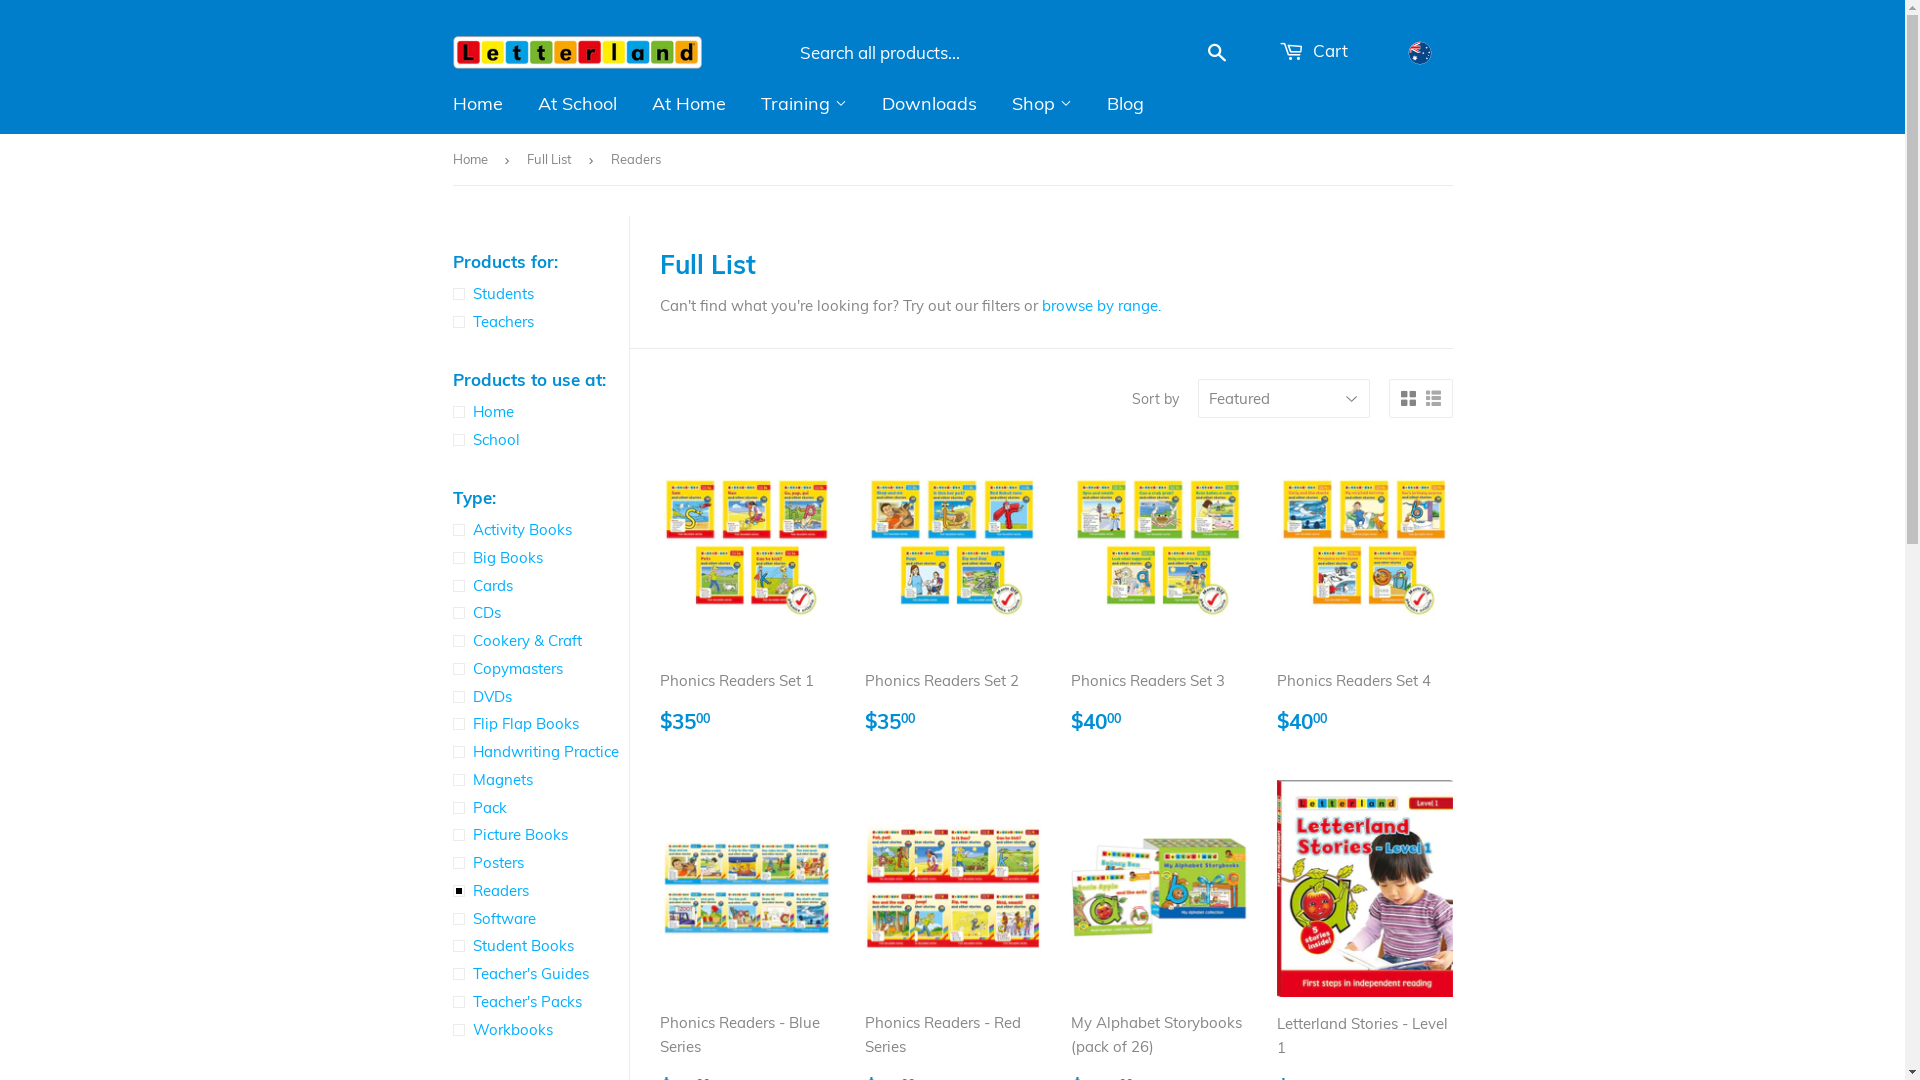 This screenshot has height=1080, width=1920. Describe the element at coordinates (539, 973) in the screenshot. I see `'Teacher's Guides'` at that location.